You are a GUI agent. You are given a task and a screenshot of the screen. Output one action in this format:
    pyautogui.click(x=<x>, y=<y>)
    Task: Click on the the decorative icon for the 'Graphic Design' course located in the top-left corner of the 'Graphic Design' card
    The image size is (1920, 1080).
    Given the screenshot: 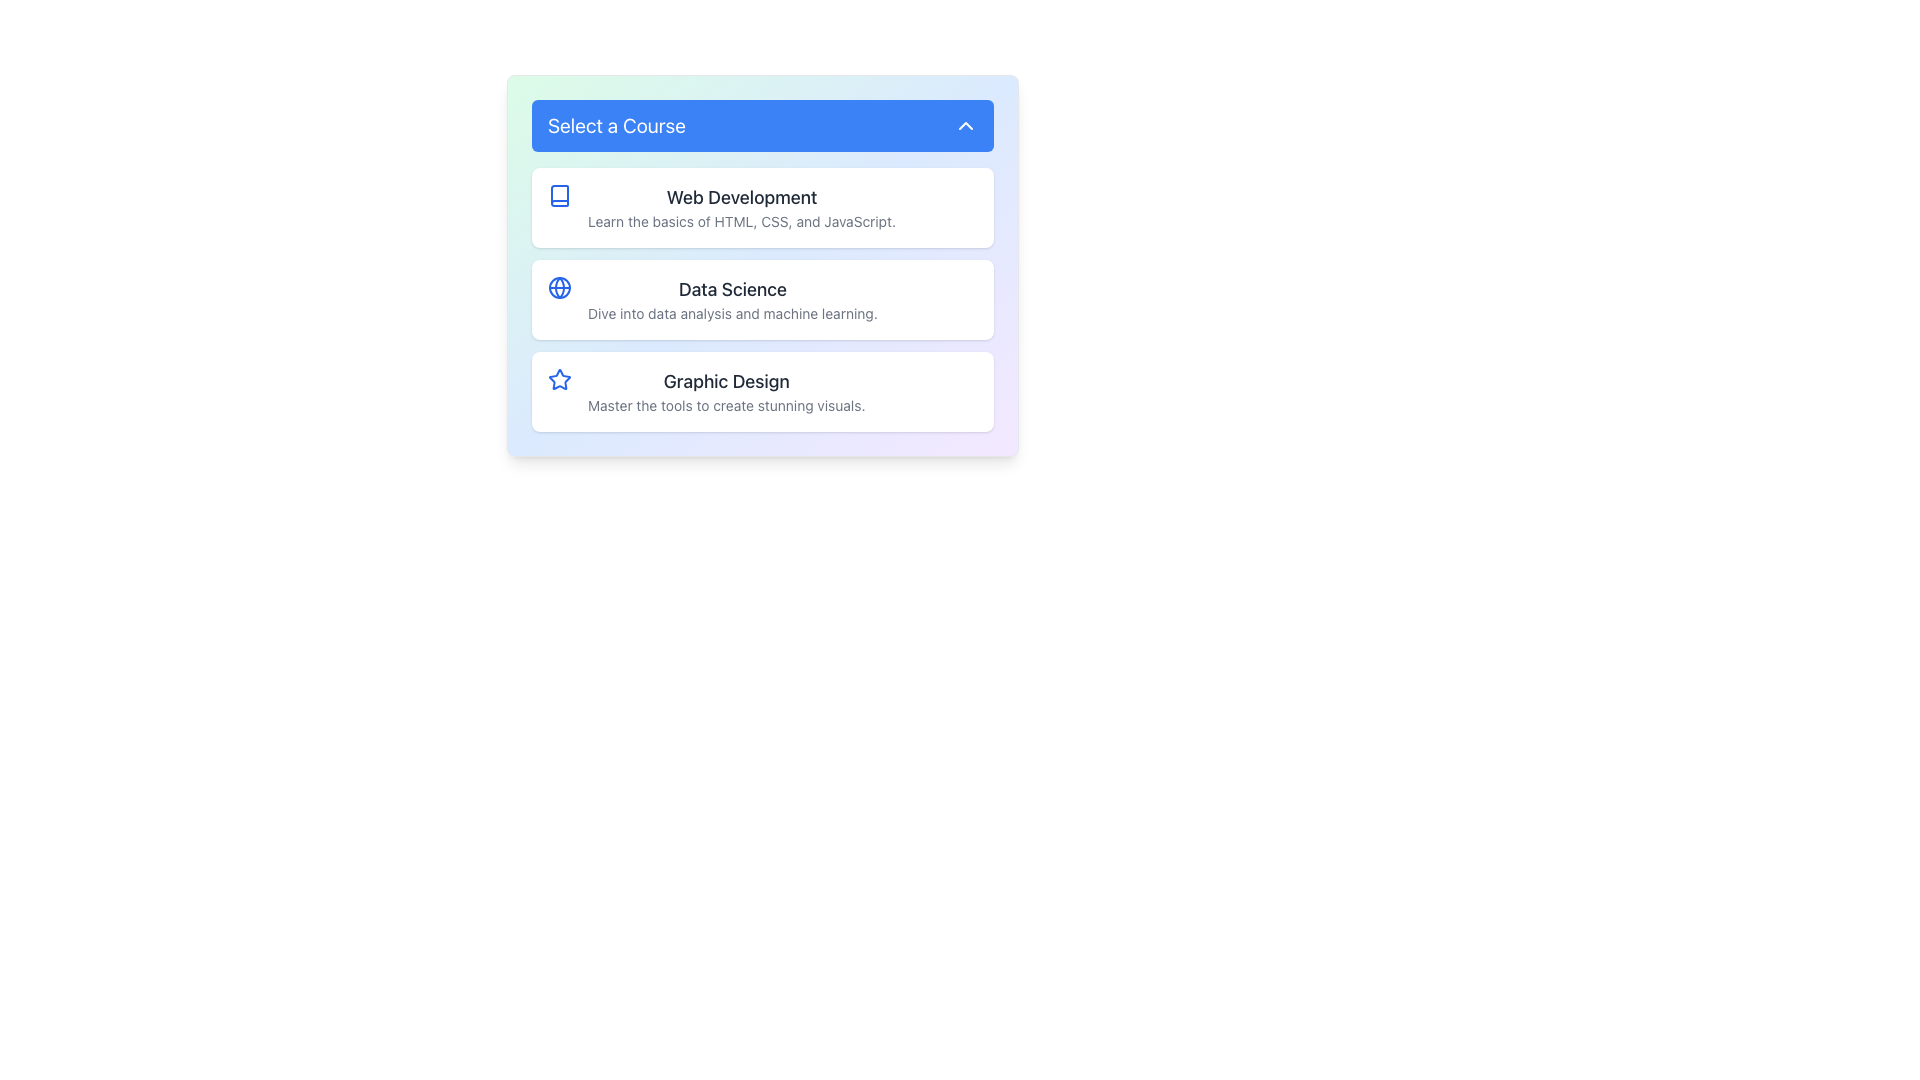 What is the action you would take?
    pyautogui.click(x=560, y=380)
    